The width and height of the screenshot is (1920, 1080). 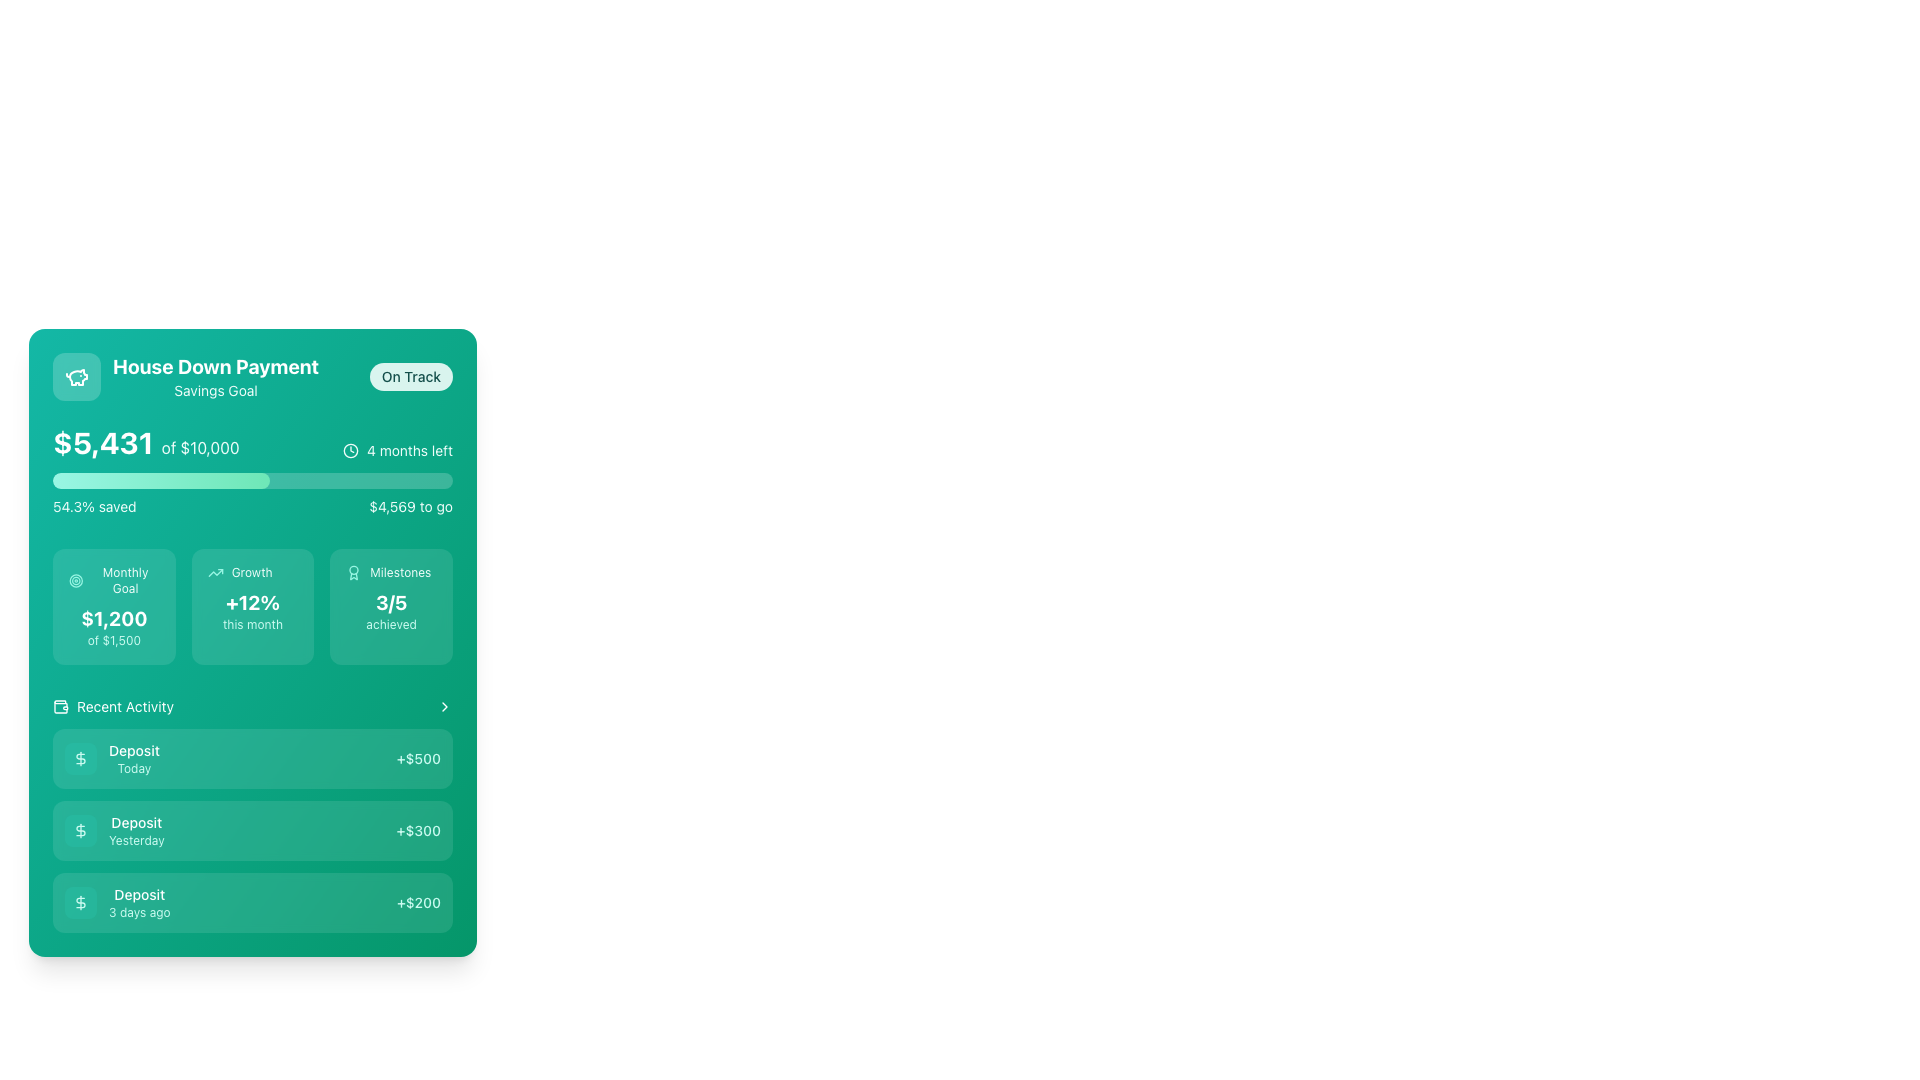 What do you see at coordinates (133, 759) in the screenshot?
I see `the 'Deposit' text label in the recent activity log that indicates a transaction that occurred today` at bounding box center [133, 759].